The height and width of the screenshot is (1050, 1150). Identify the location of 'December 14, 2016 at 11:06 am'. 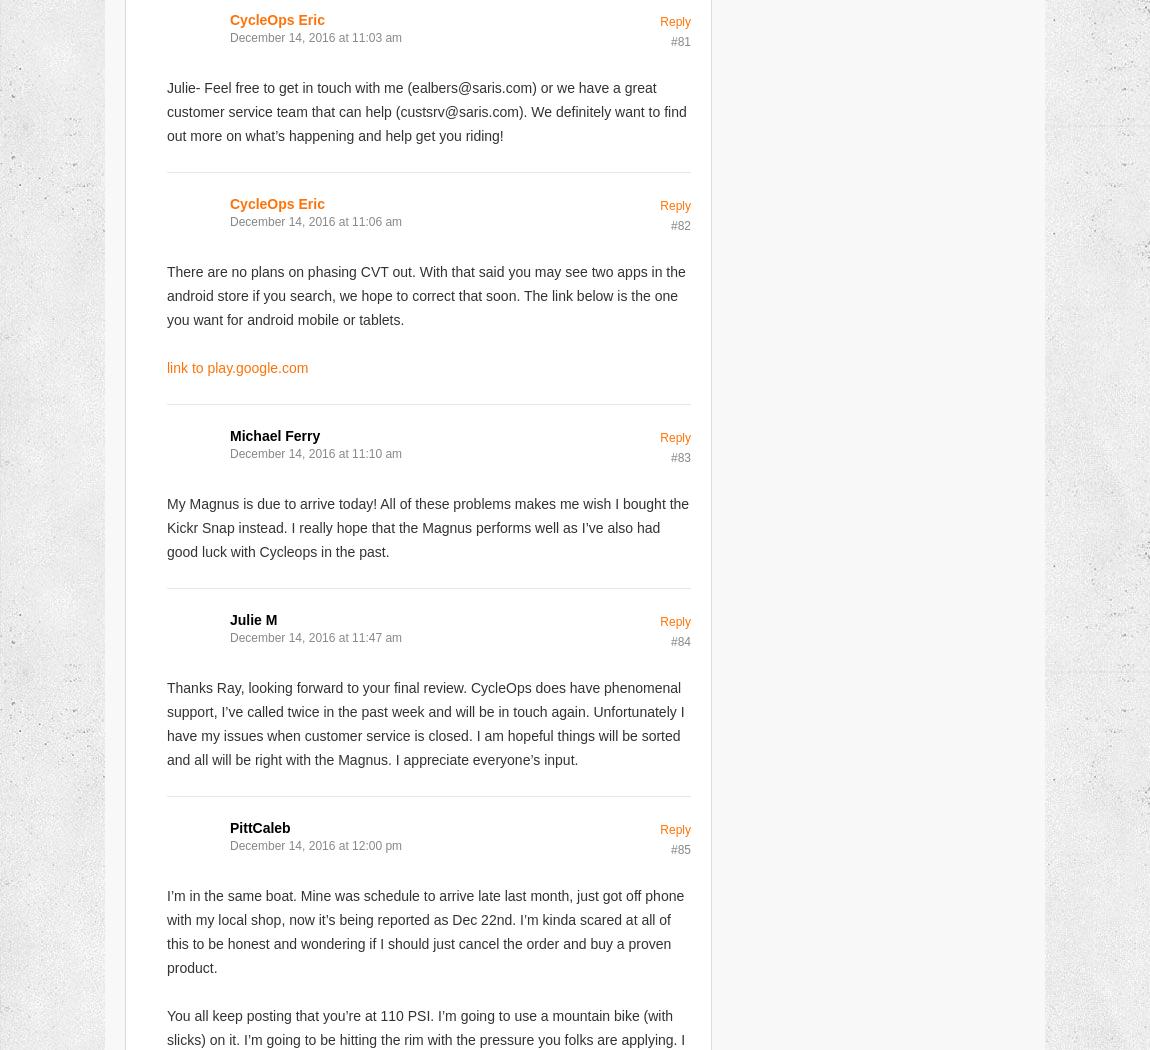
(316, 220).